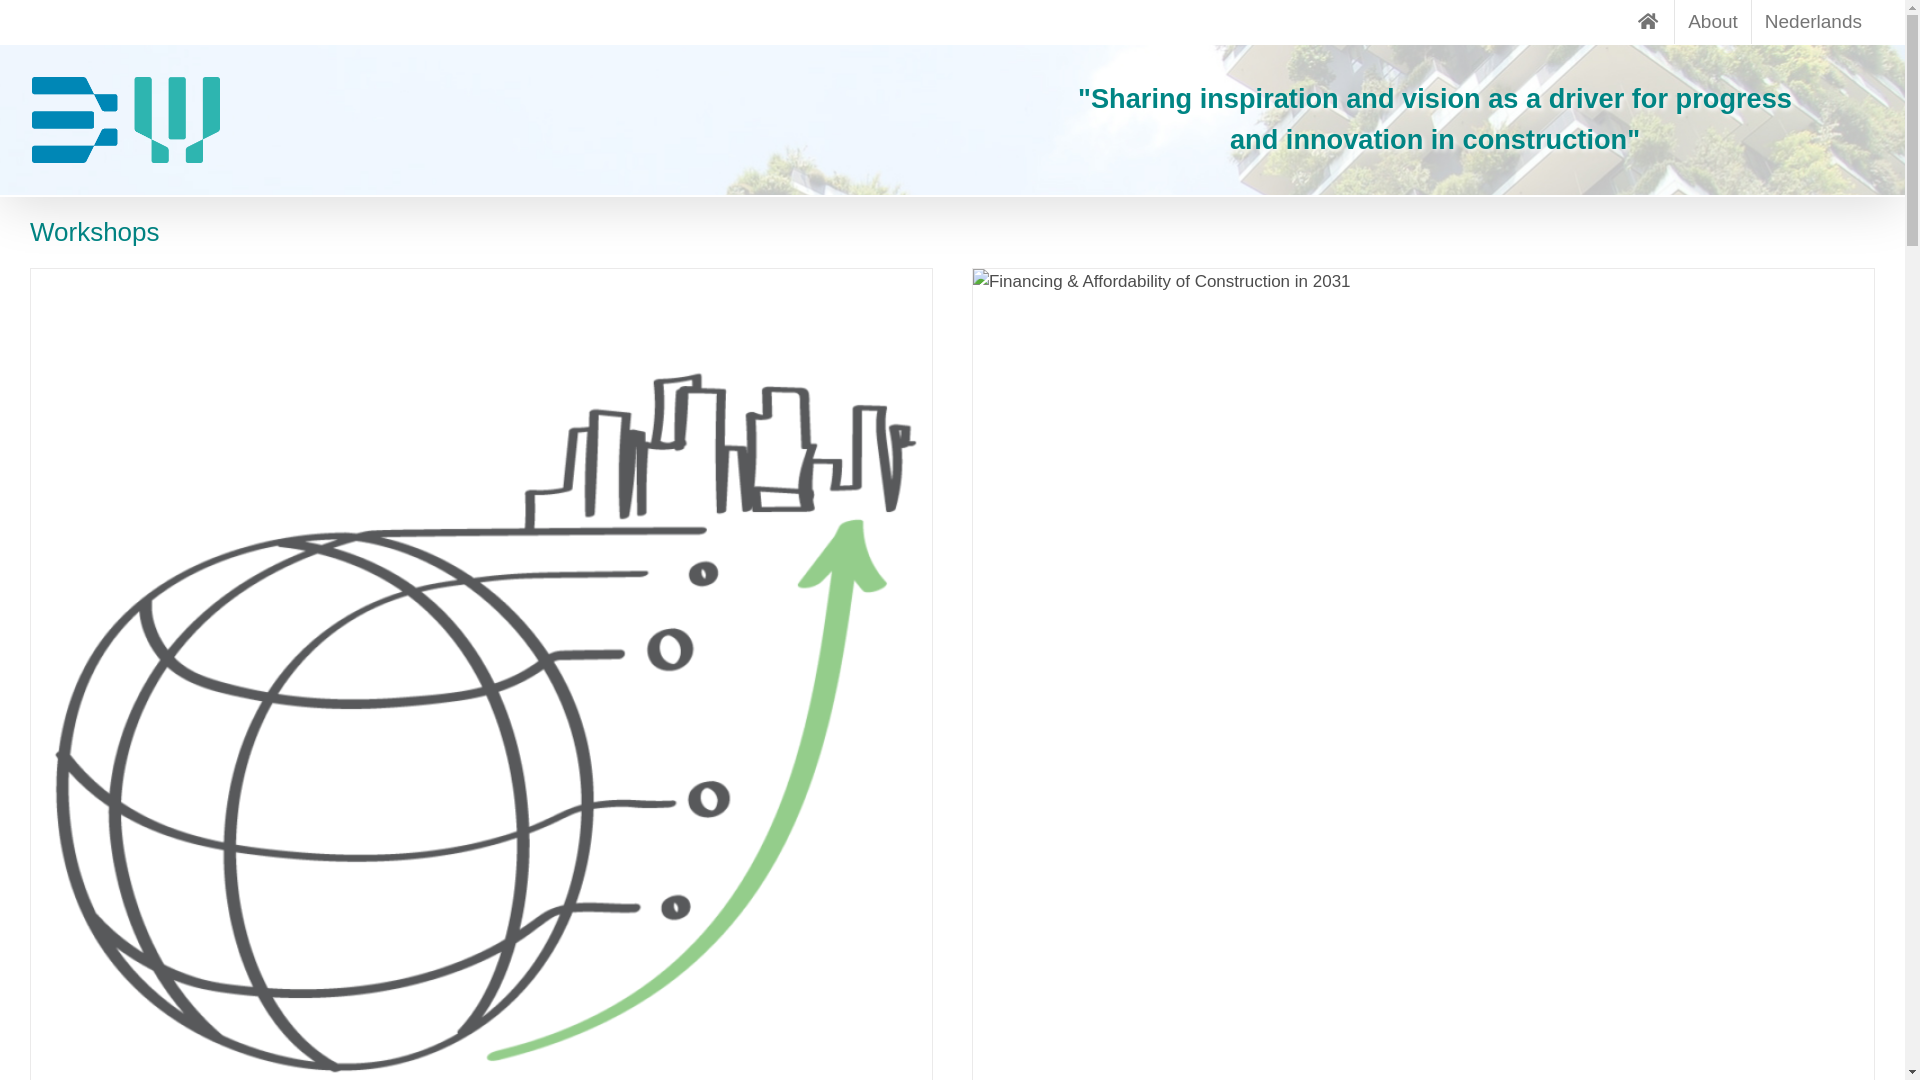 The height and width of the screenshot is (1080, 1920). Describe the element at coordinates (1712, 22) in the screenshot. I see `'About'` at that location.